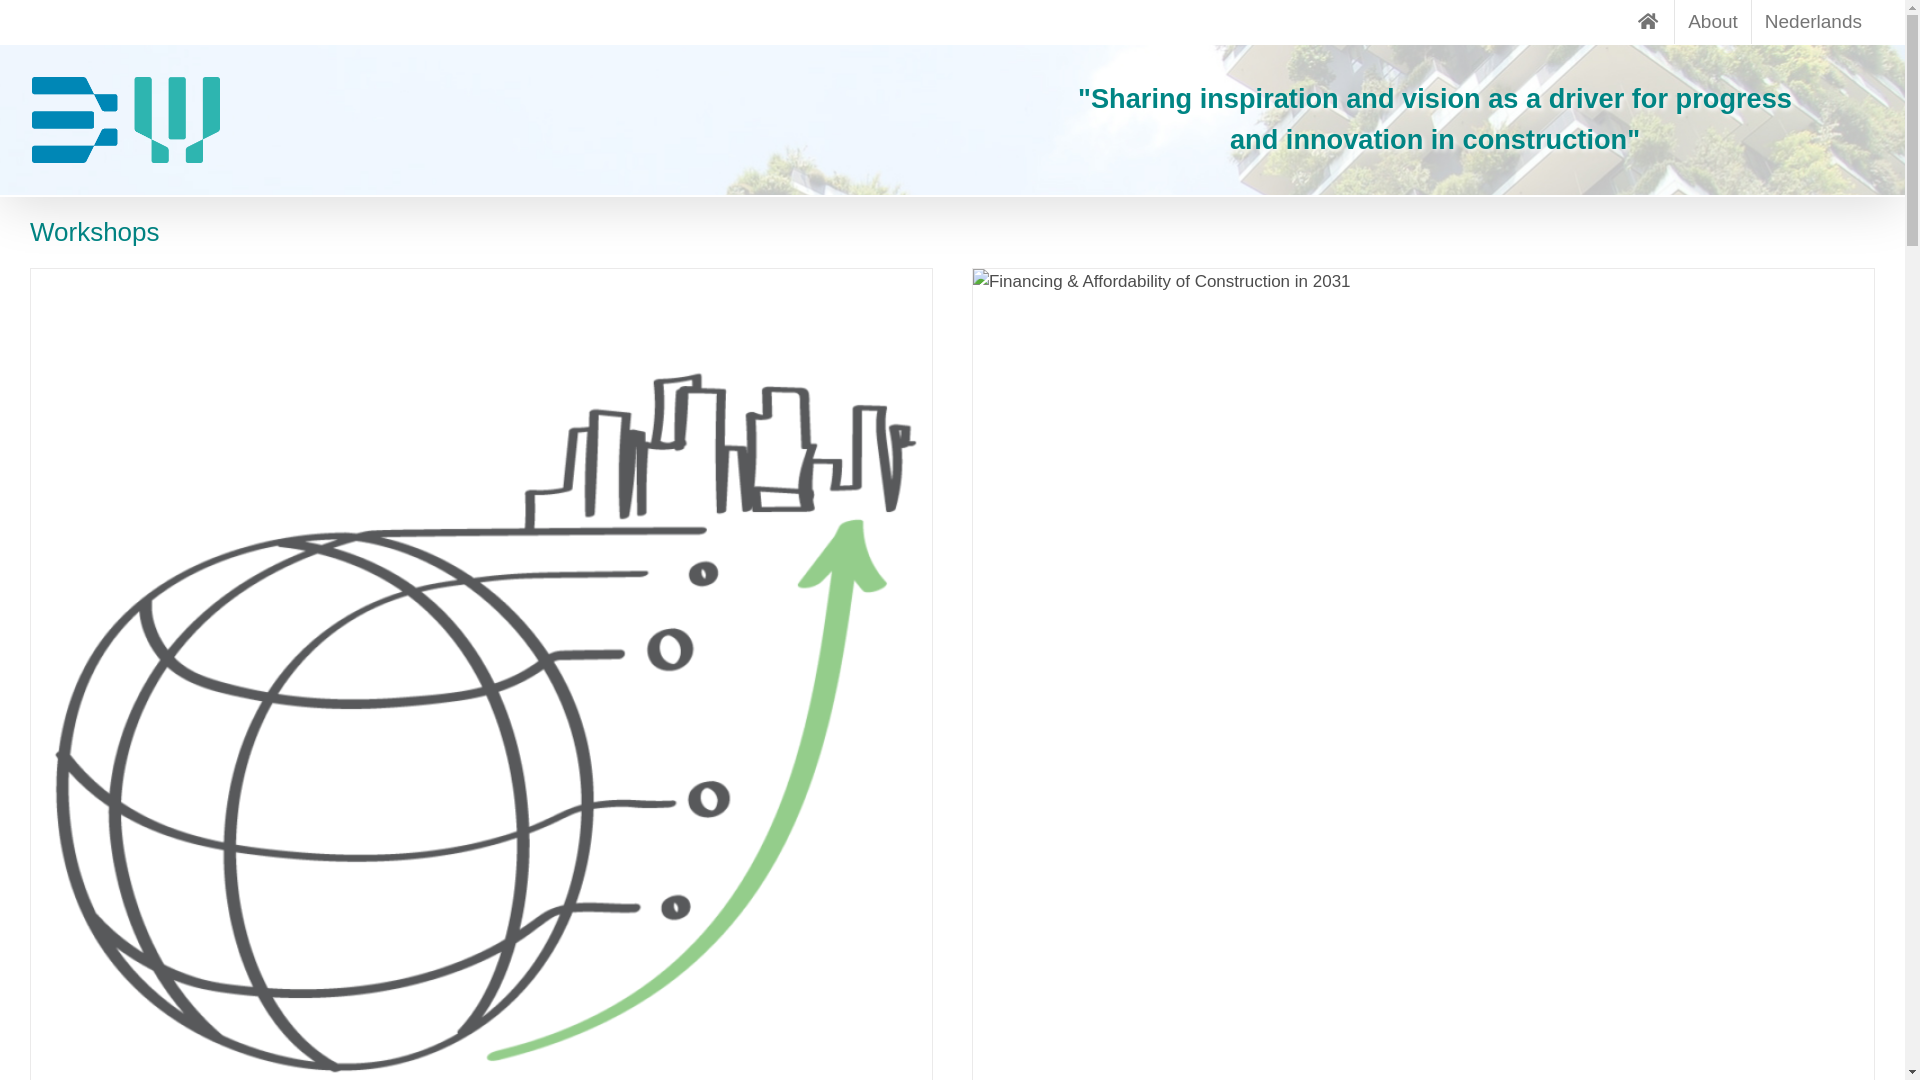 The height and width of the screenshot is (1080, 1920). Describe the element at coordinates (1712, 22) in the screenshot. I see `'About'` at that location.